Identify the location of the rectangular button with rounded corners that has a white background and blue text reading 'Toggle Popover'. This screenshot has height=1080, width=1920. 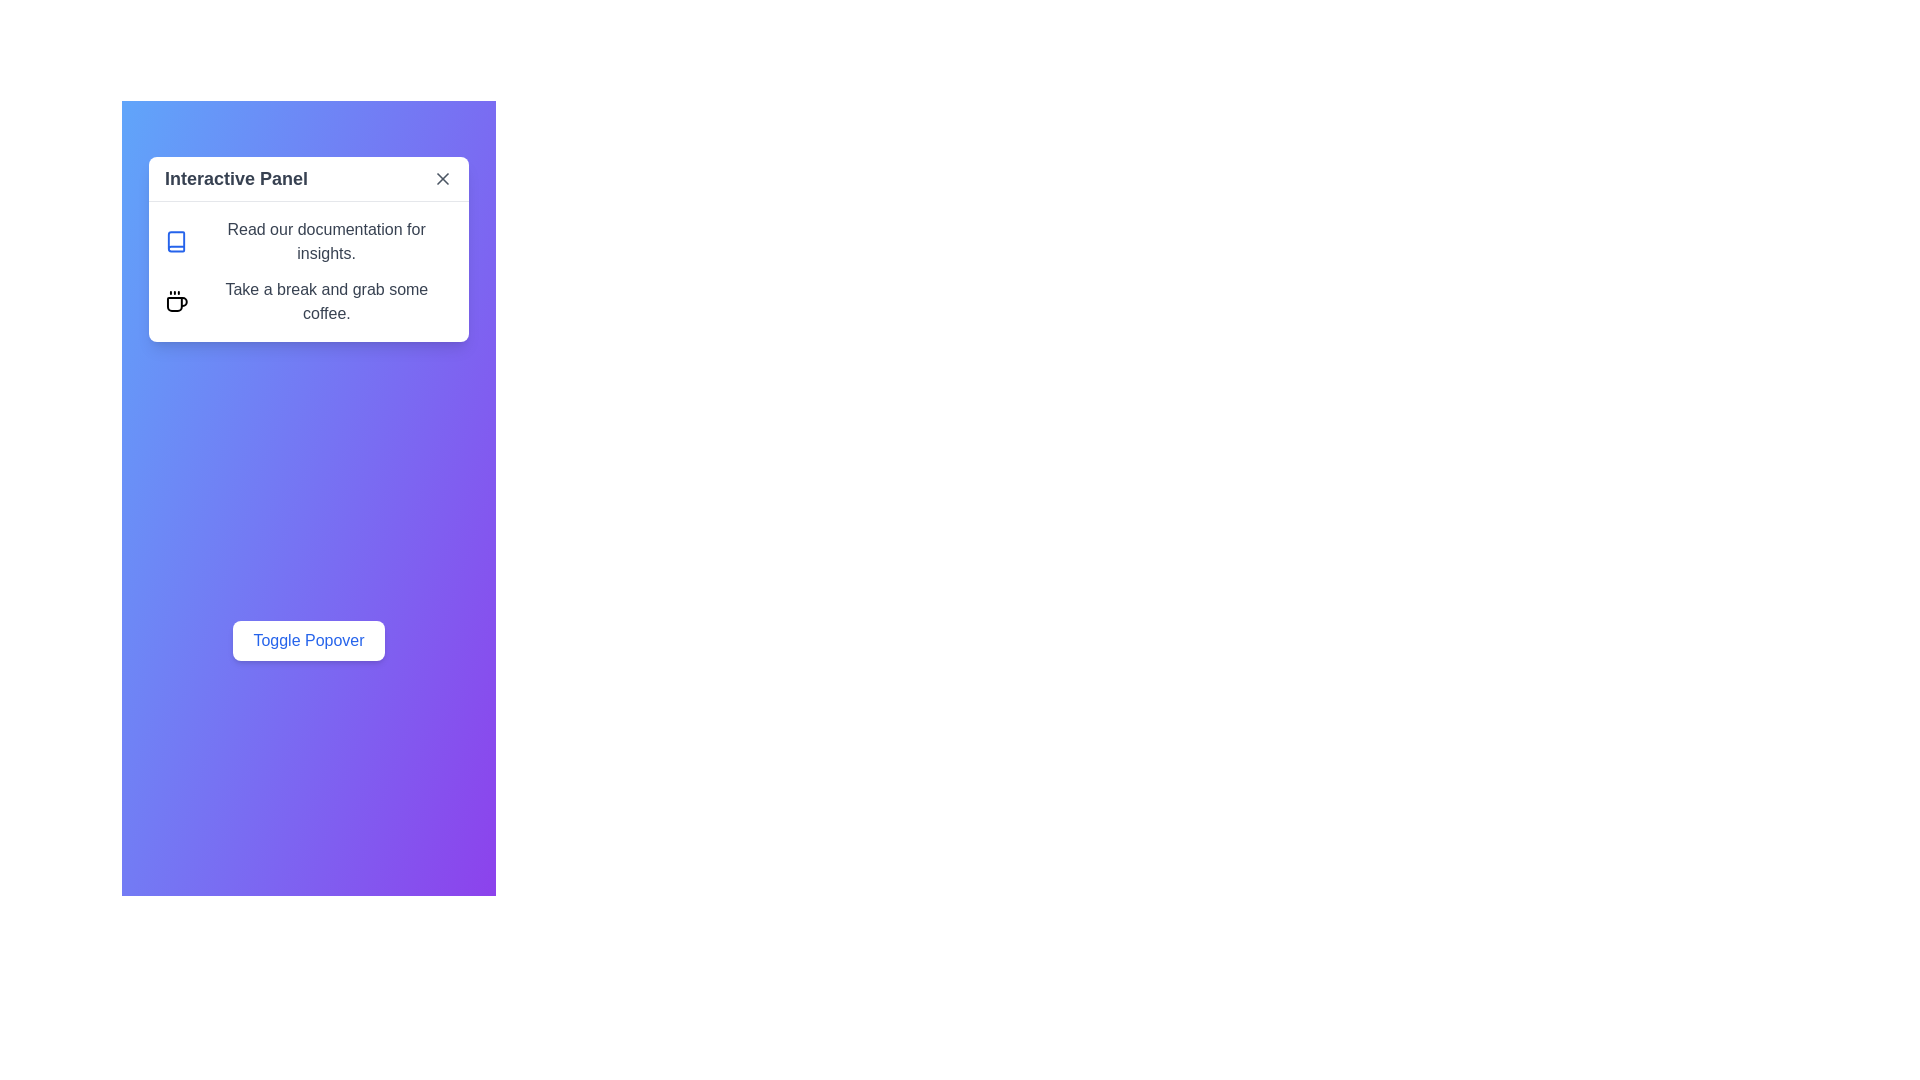
(307, 640).